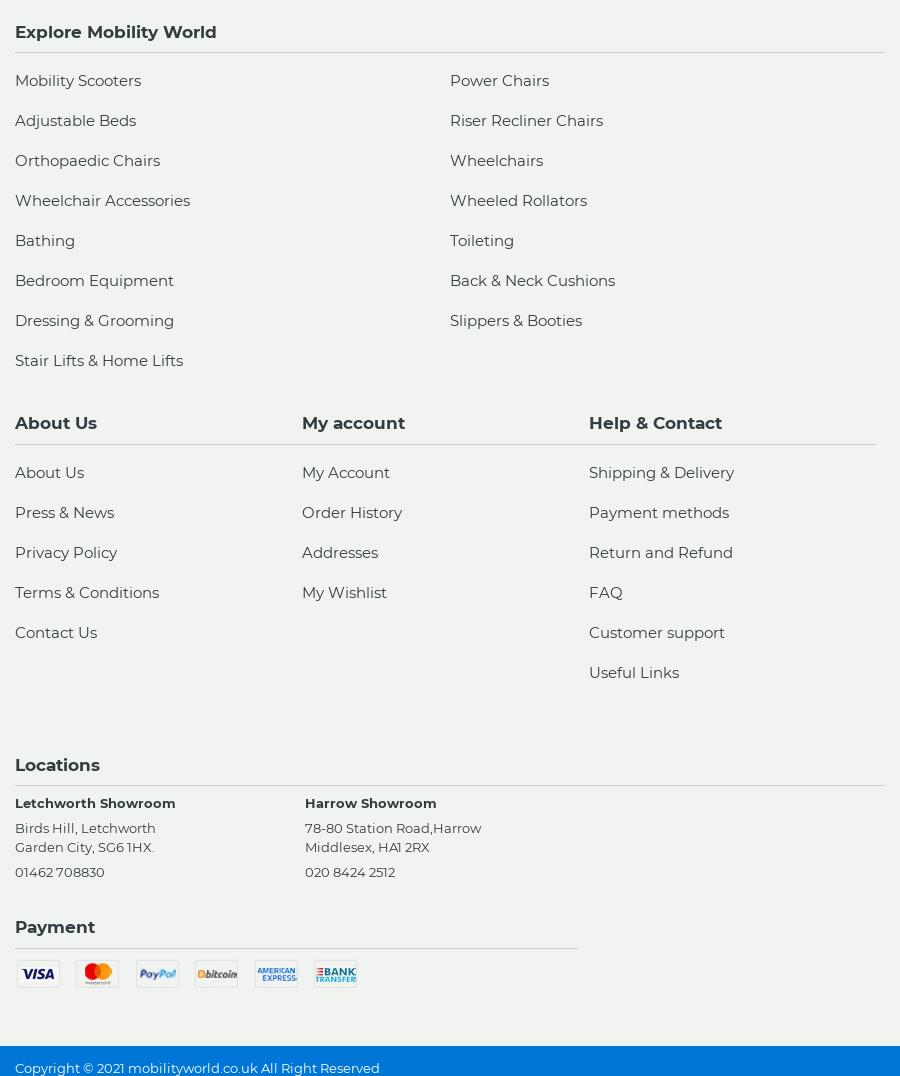 The image size is (900, 1076). What do you see at coordinates (14, 836) in the screenshot?
I see `'Birds Hill, Letchworth Garden City, SG6 1HX.'` at bounding box center [14, 836].